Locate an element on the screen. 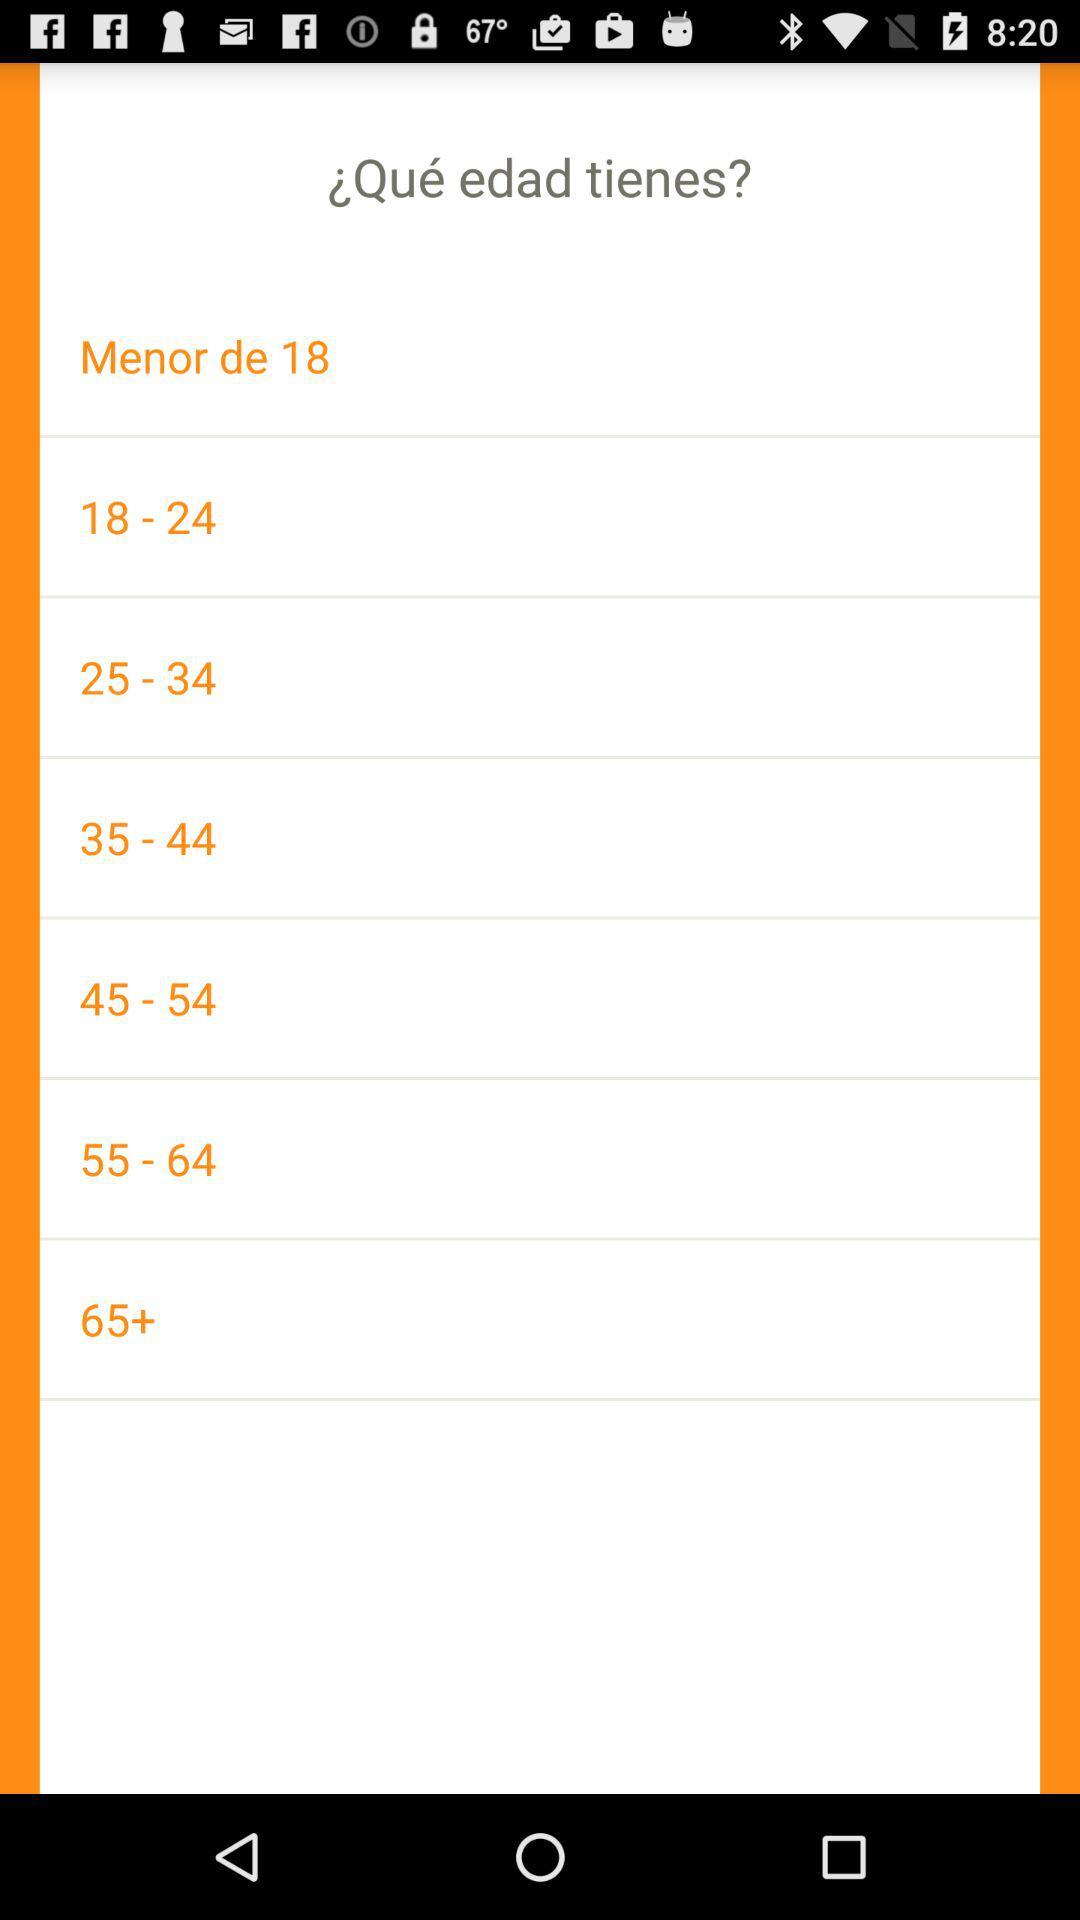 The image size is (1080, 1920). icon below 35 - 44 is located at coordinates (540, 998).